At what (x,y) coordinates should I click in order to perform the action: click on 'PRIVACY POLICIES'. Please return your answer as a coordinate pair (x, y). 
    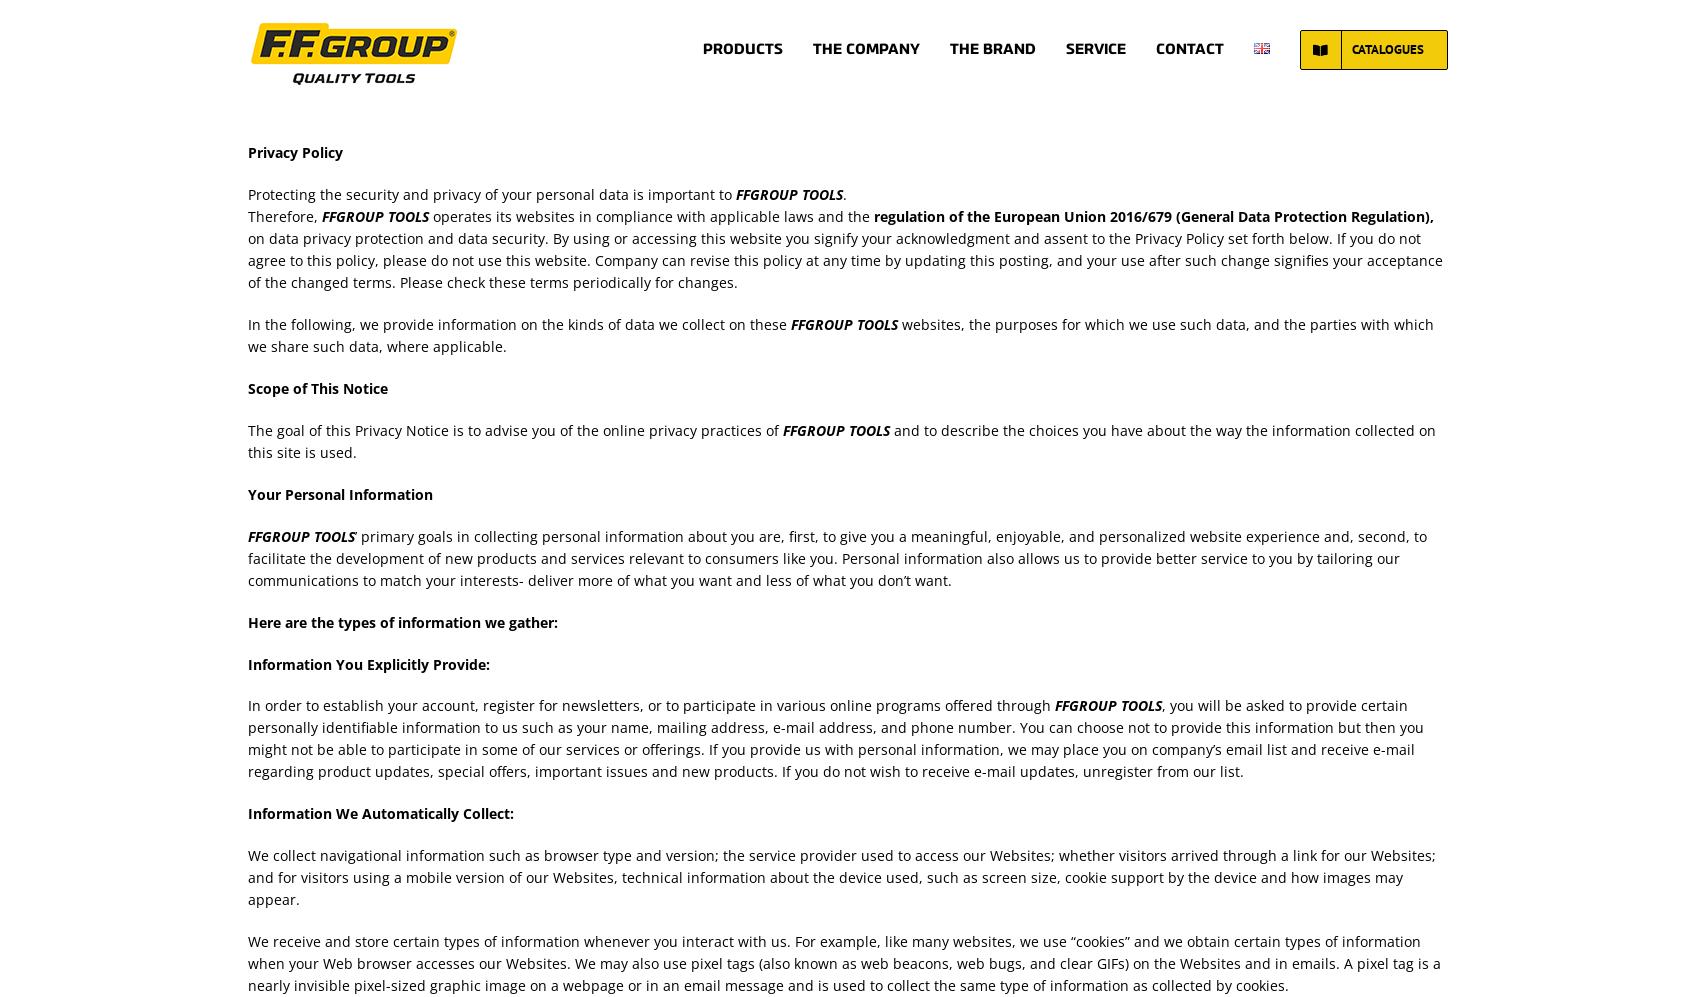
    Looking at the image, I should click on (392, 42).